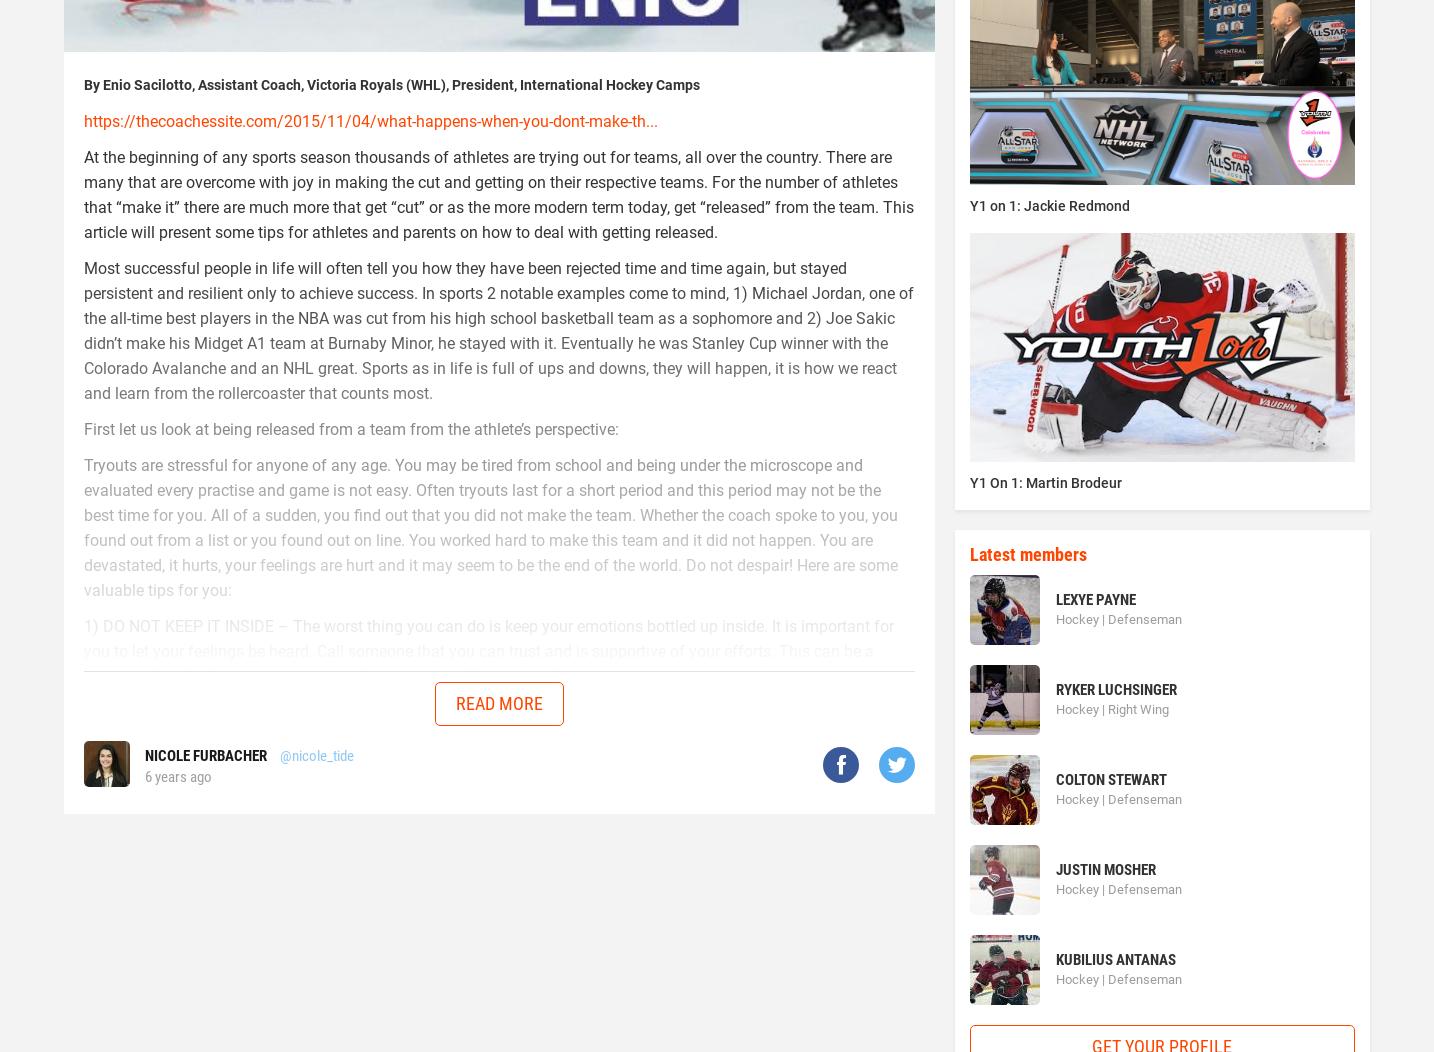 The width and height of the screenshot is (1434, 1052). What do you see at coordinates (144, 754) in the screenshot?
I see `'Nicole Furbacher'` at bounding box center [144, 754].